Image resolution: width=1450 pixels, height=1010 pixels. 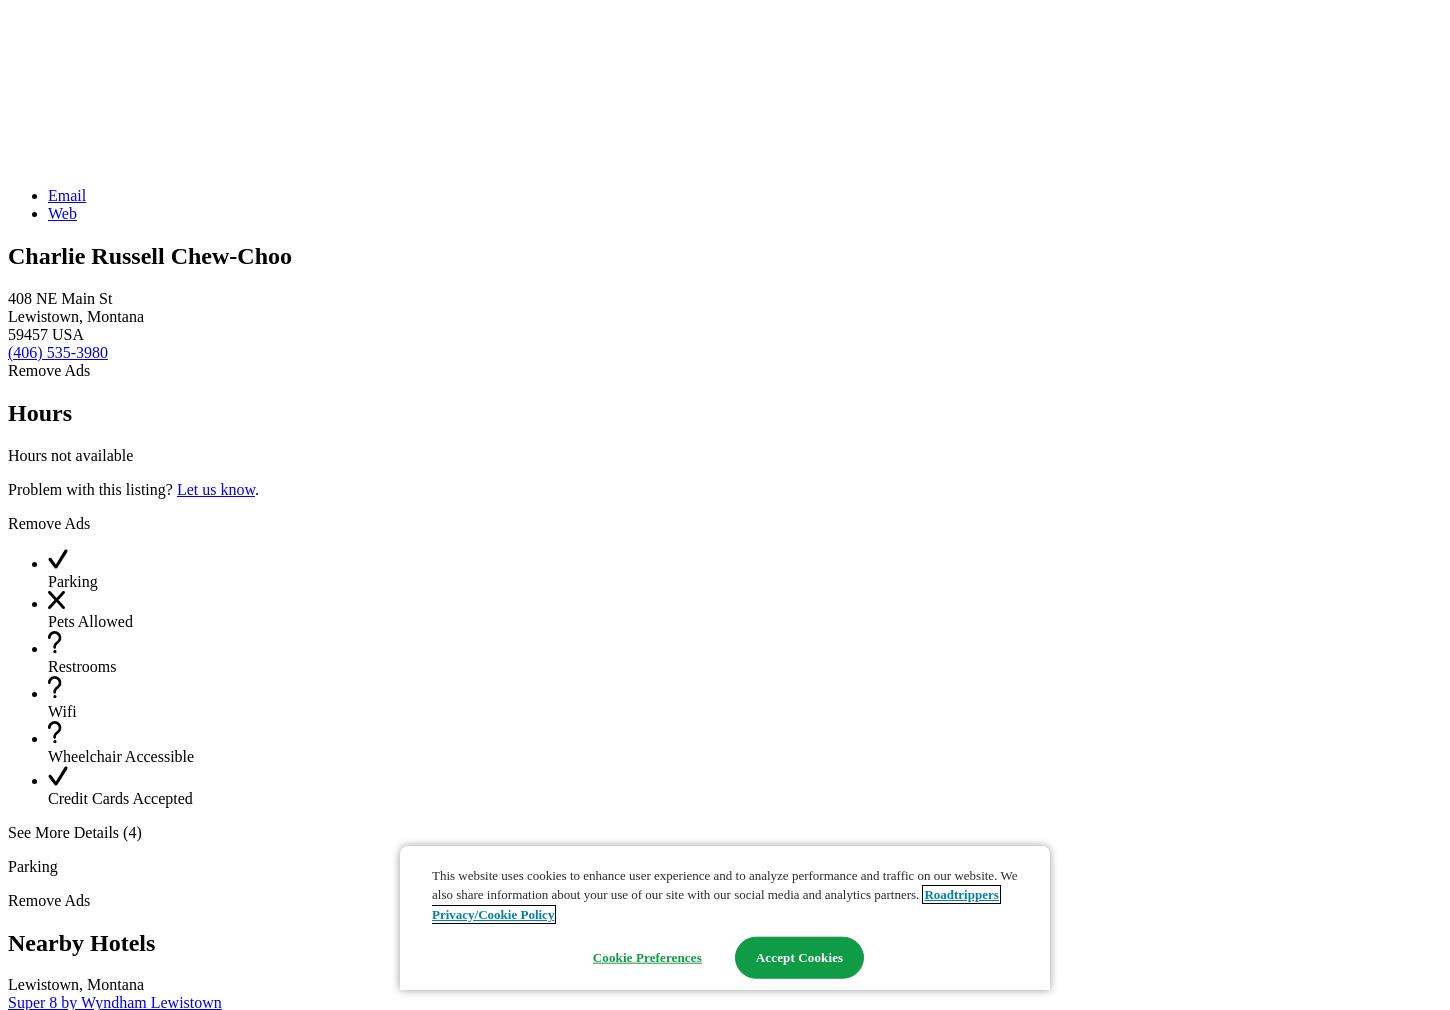 What do you see at coordinates (70, 454) in the screenshot?
I see `'Hours not available'` at bounding box center [70, 454].